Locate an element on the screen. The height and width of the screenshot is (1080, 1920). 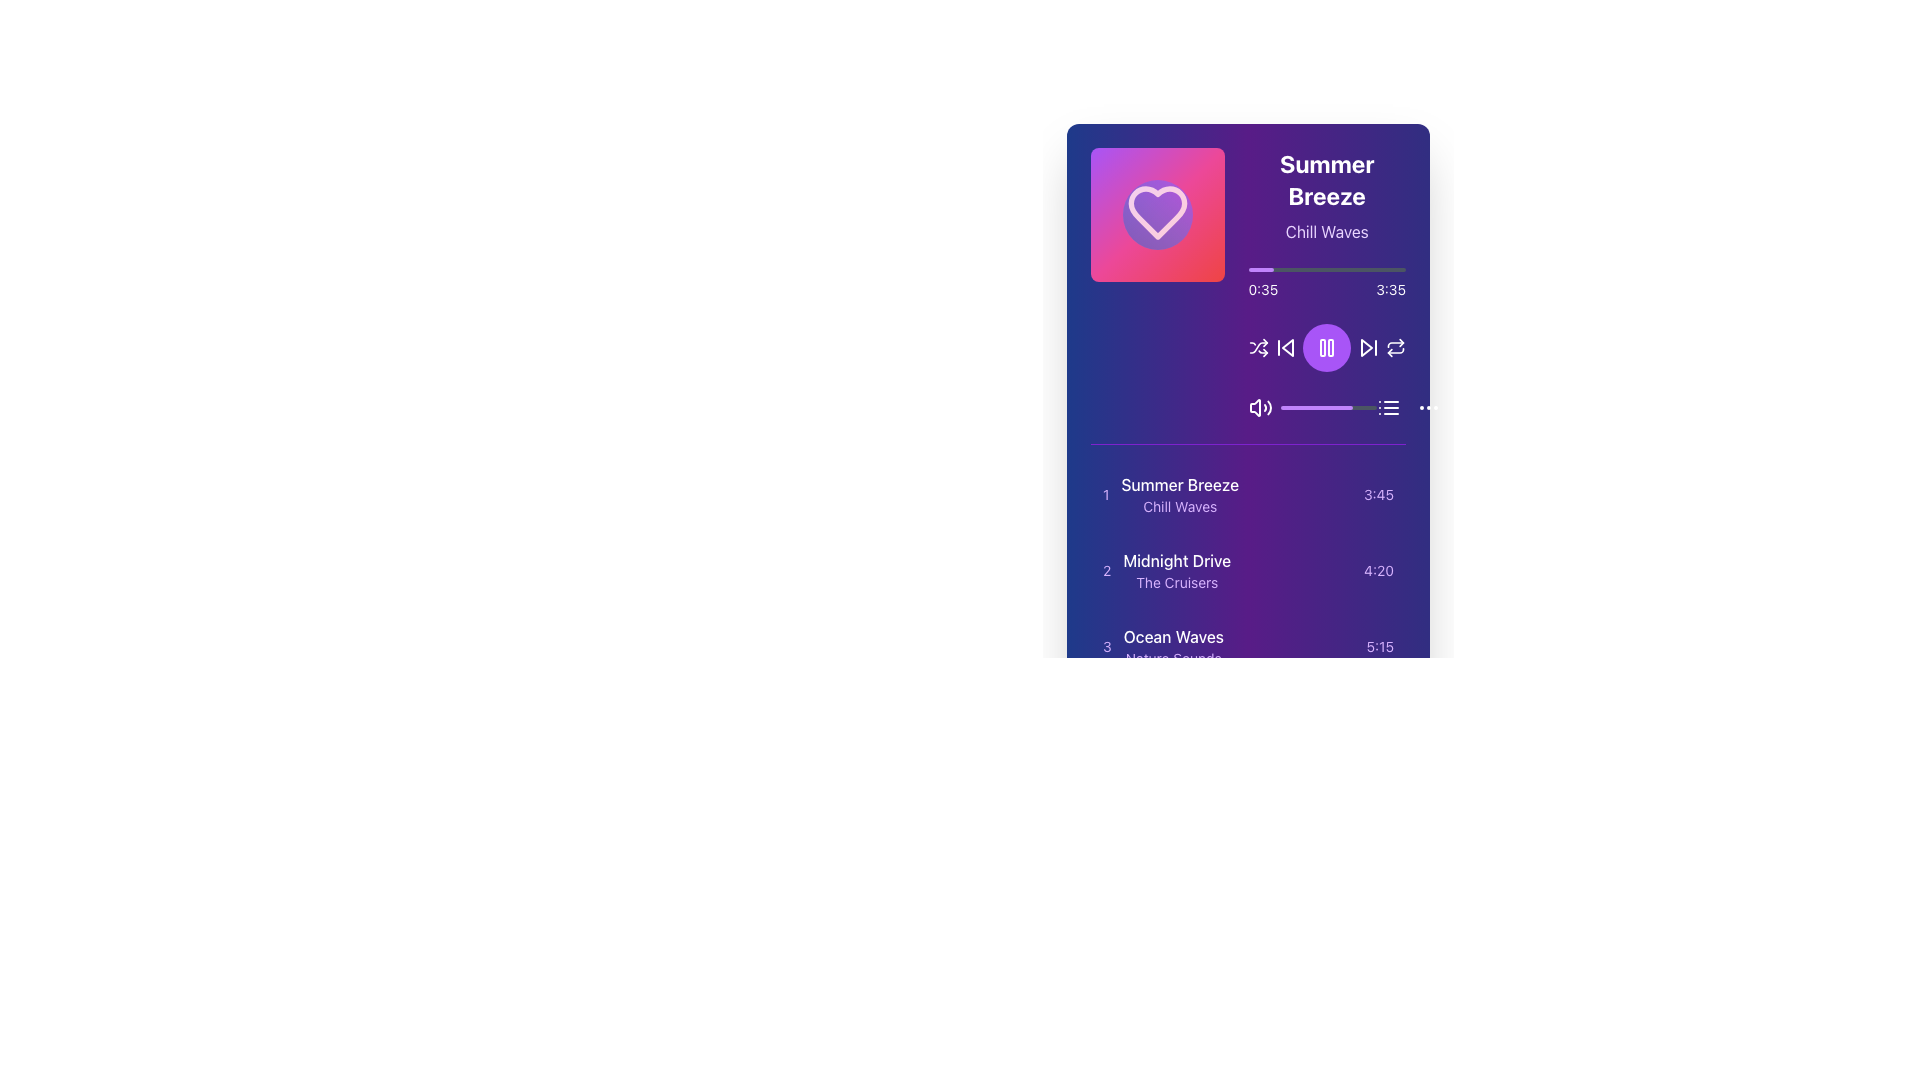
the text display for the title 'Midnight Drive' which is part of the music track list, specifically the second item with numeric identifier '2' is located at coordinates (1177, 570).